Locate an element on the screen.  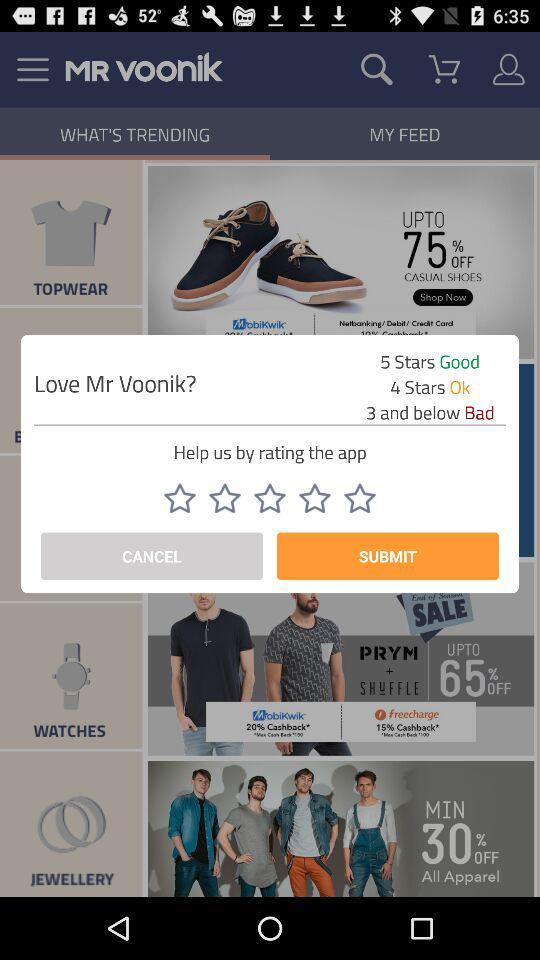
rate as bad is located at coordinates (270, 497).